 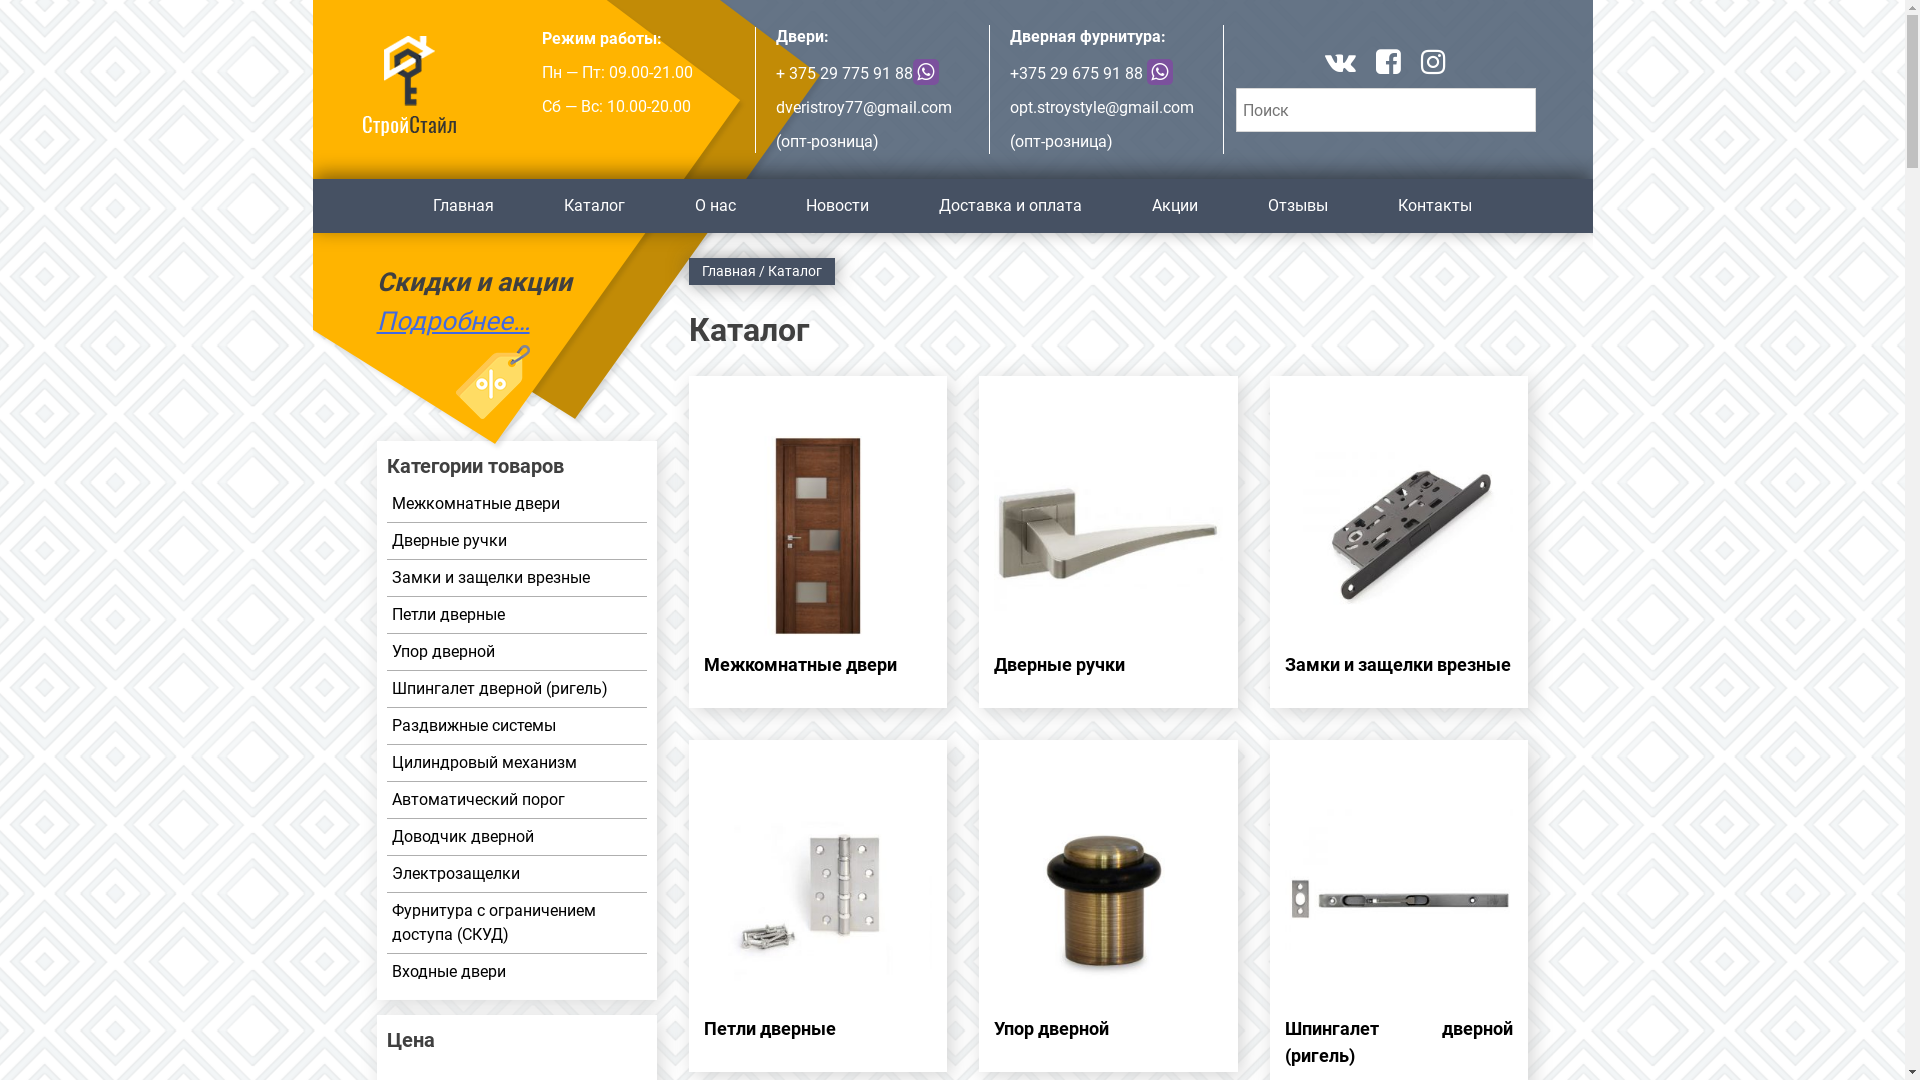 What do you see at coordinates (1432, 64) in the screenshot?
I see `'Instagram'` at bounding box center [1432, 64].